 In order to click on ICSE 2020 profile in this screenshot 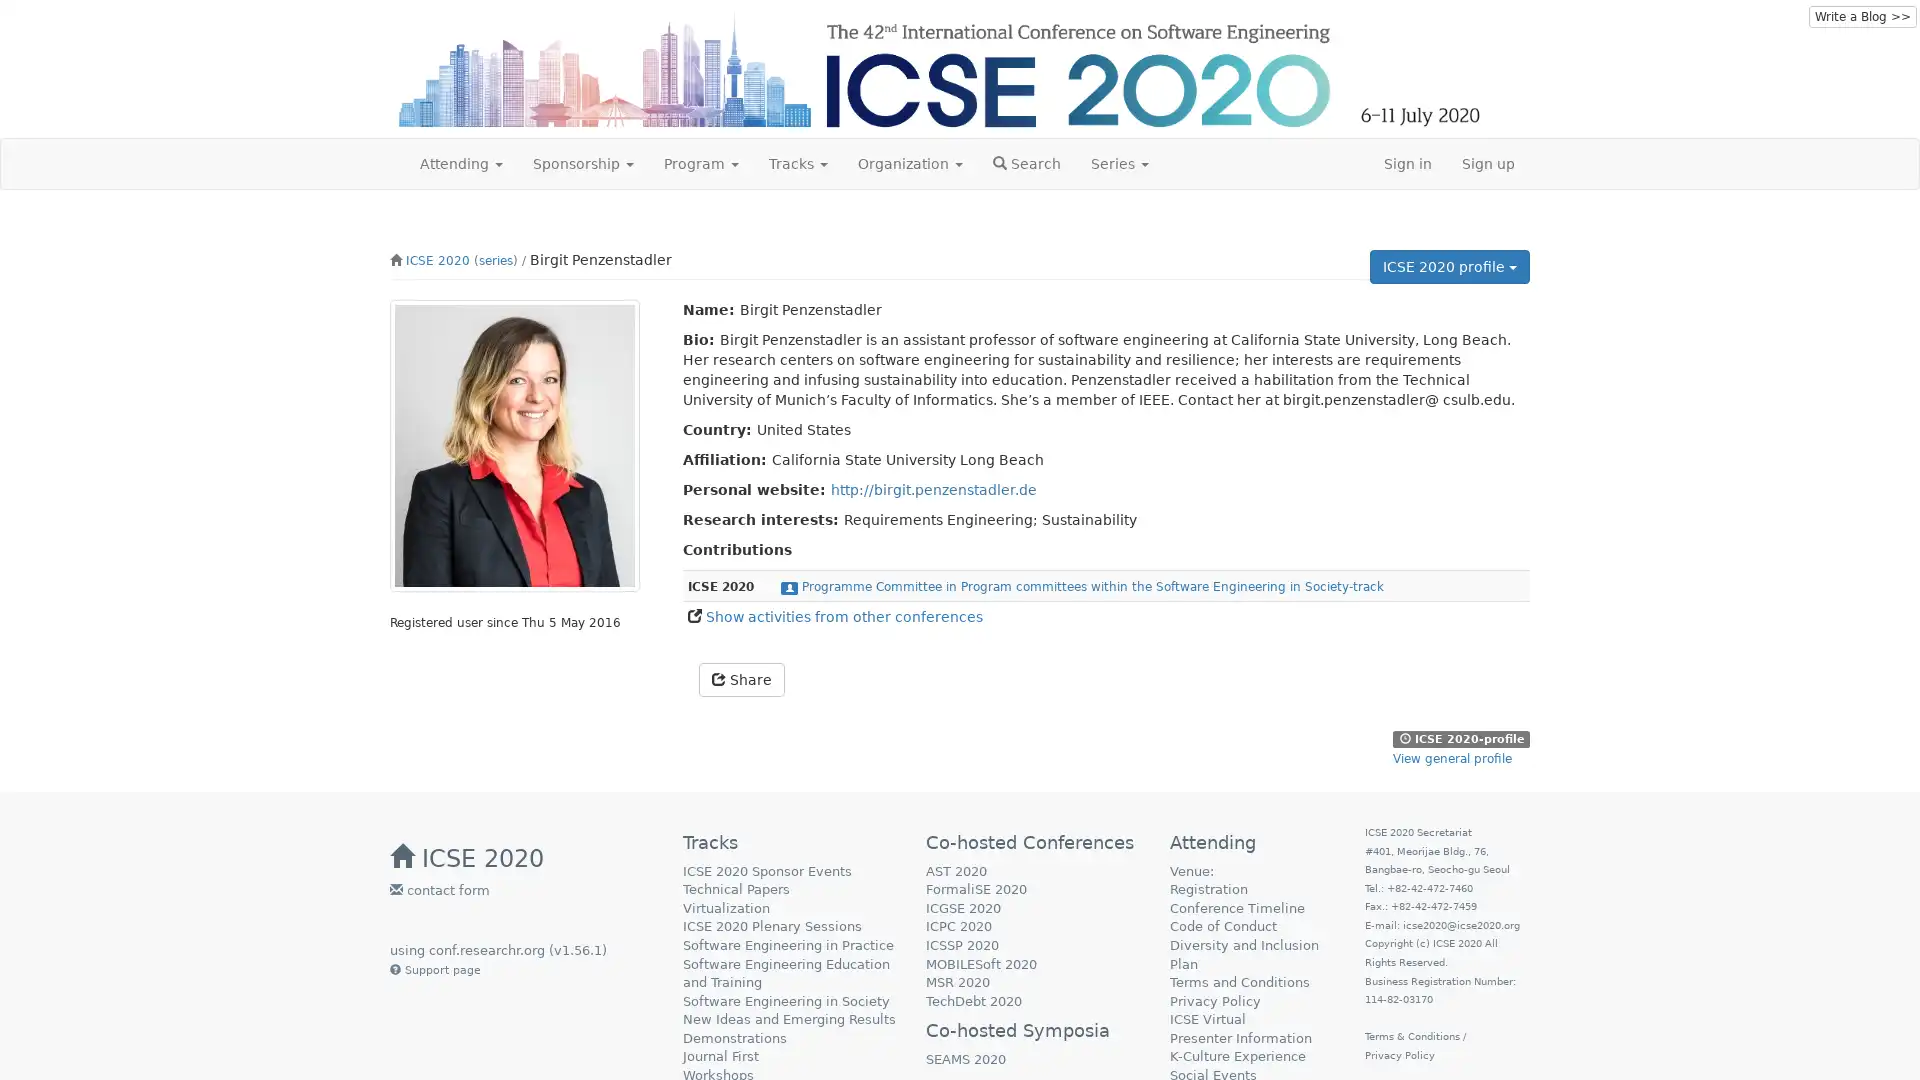, I will do `click(1449, 265)`.